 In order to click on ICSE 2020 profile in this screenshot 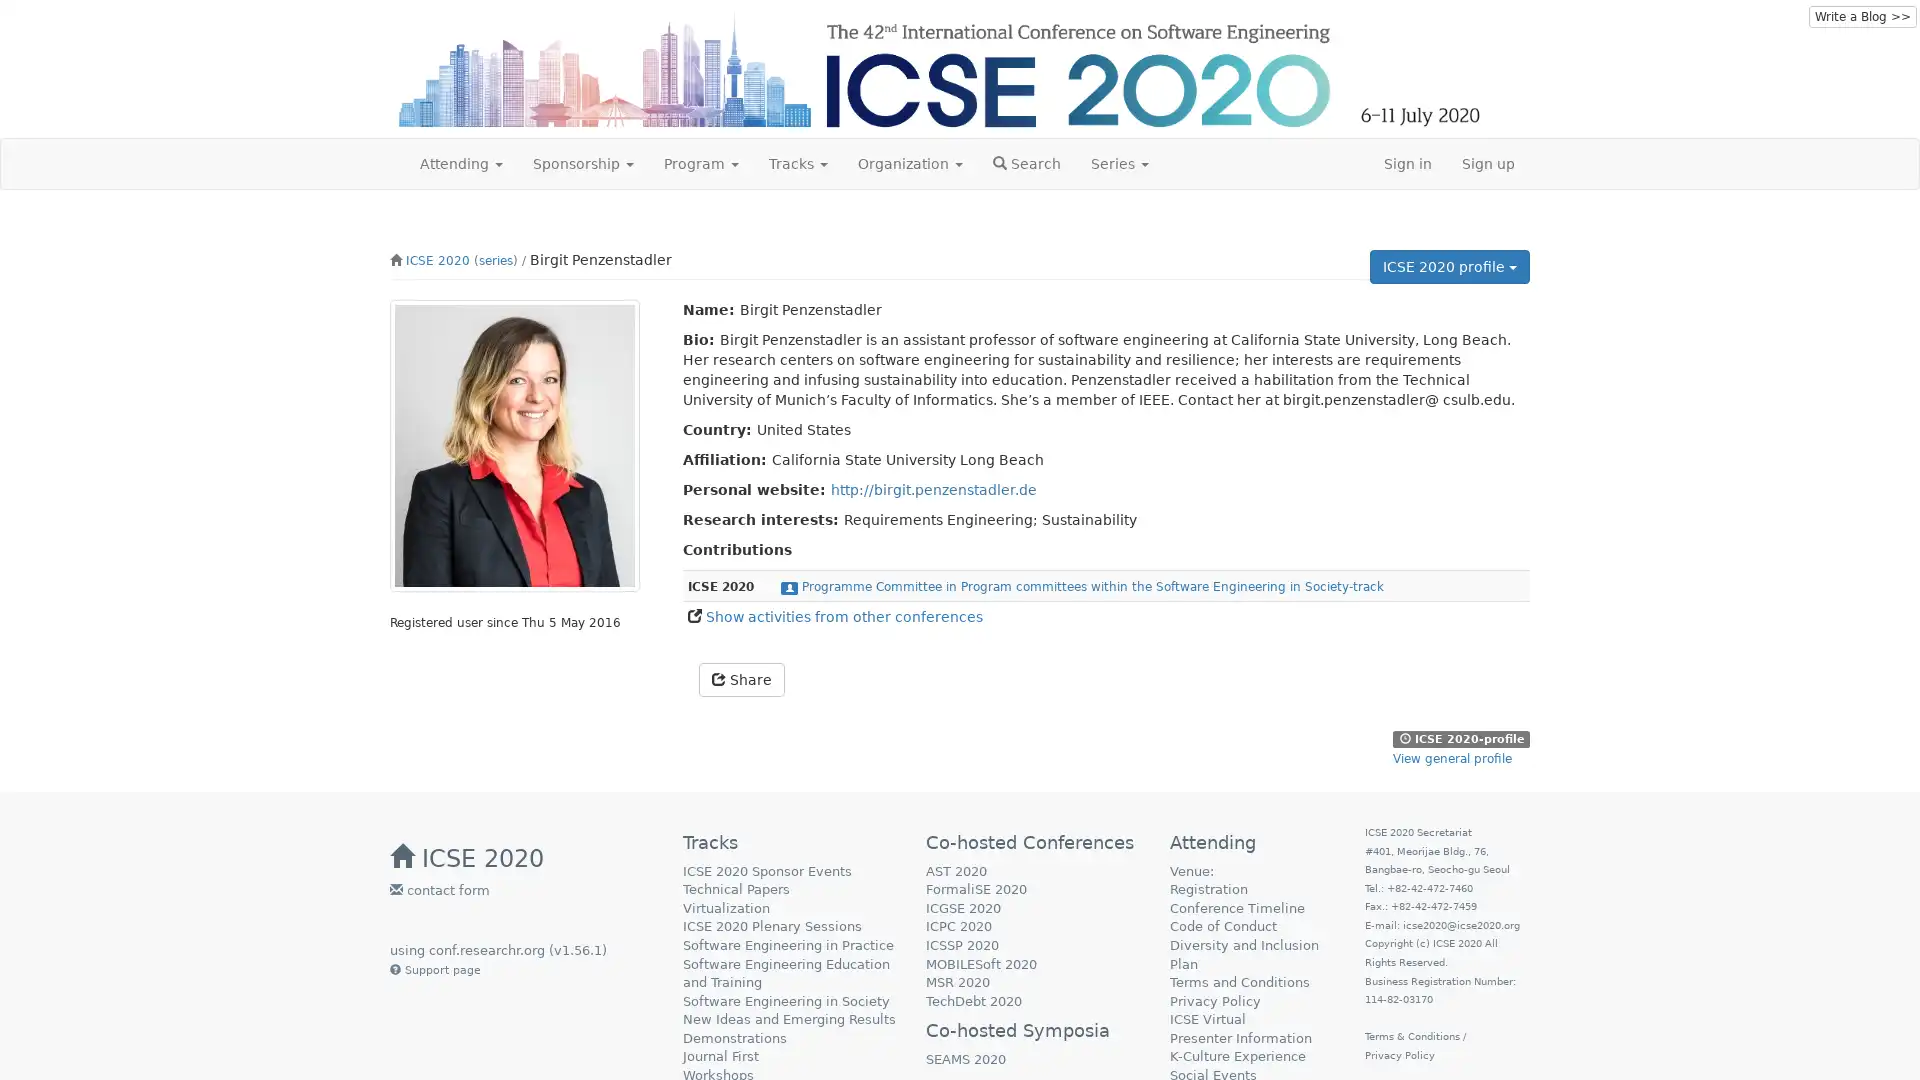, I will do `click(1449, 265)`.